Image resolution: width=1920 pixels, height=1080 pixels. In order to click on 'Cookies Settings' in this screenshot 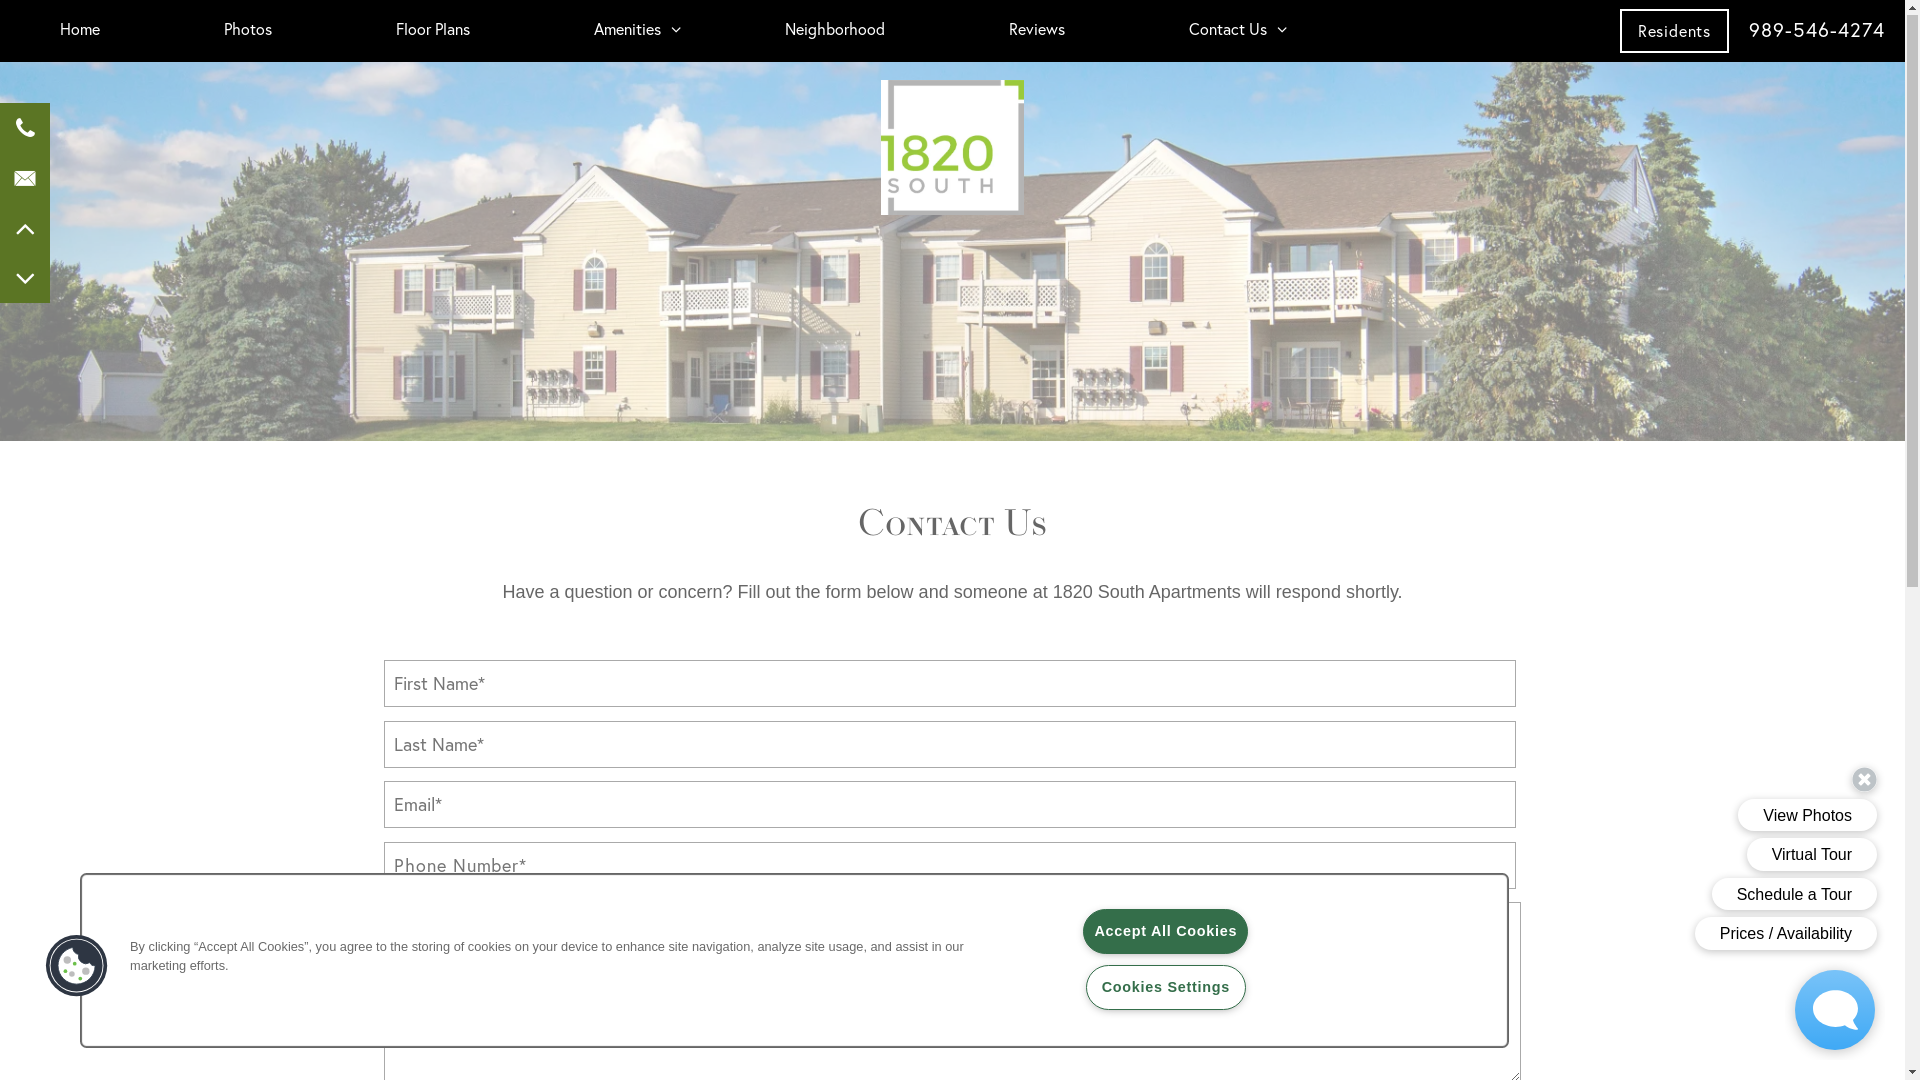, I will do `click(1166, 987)`.